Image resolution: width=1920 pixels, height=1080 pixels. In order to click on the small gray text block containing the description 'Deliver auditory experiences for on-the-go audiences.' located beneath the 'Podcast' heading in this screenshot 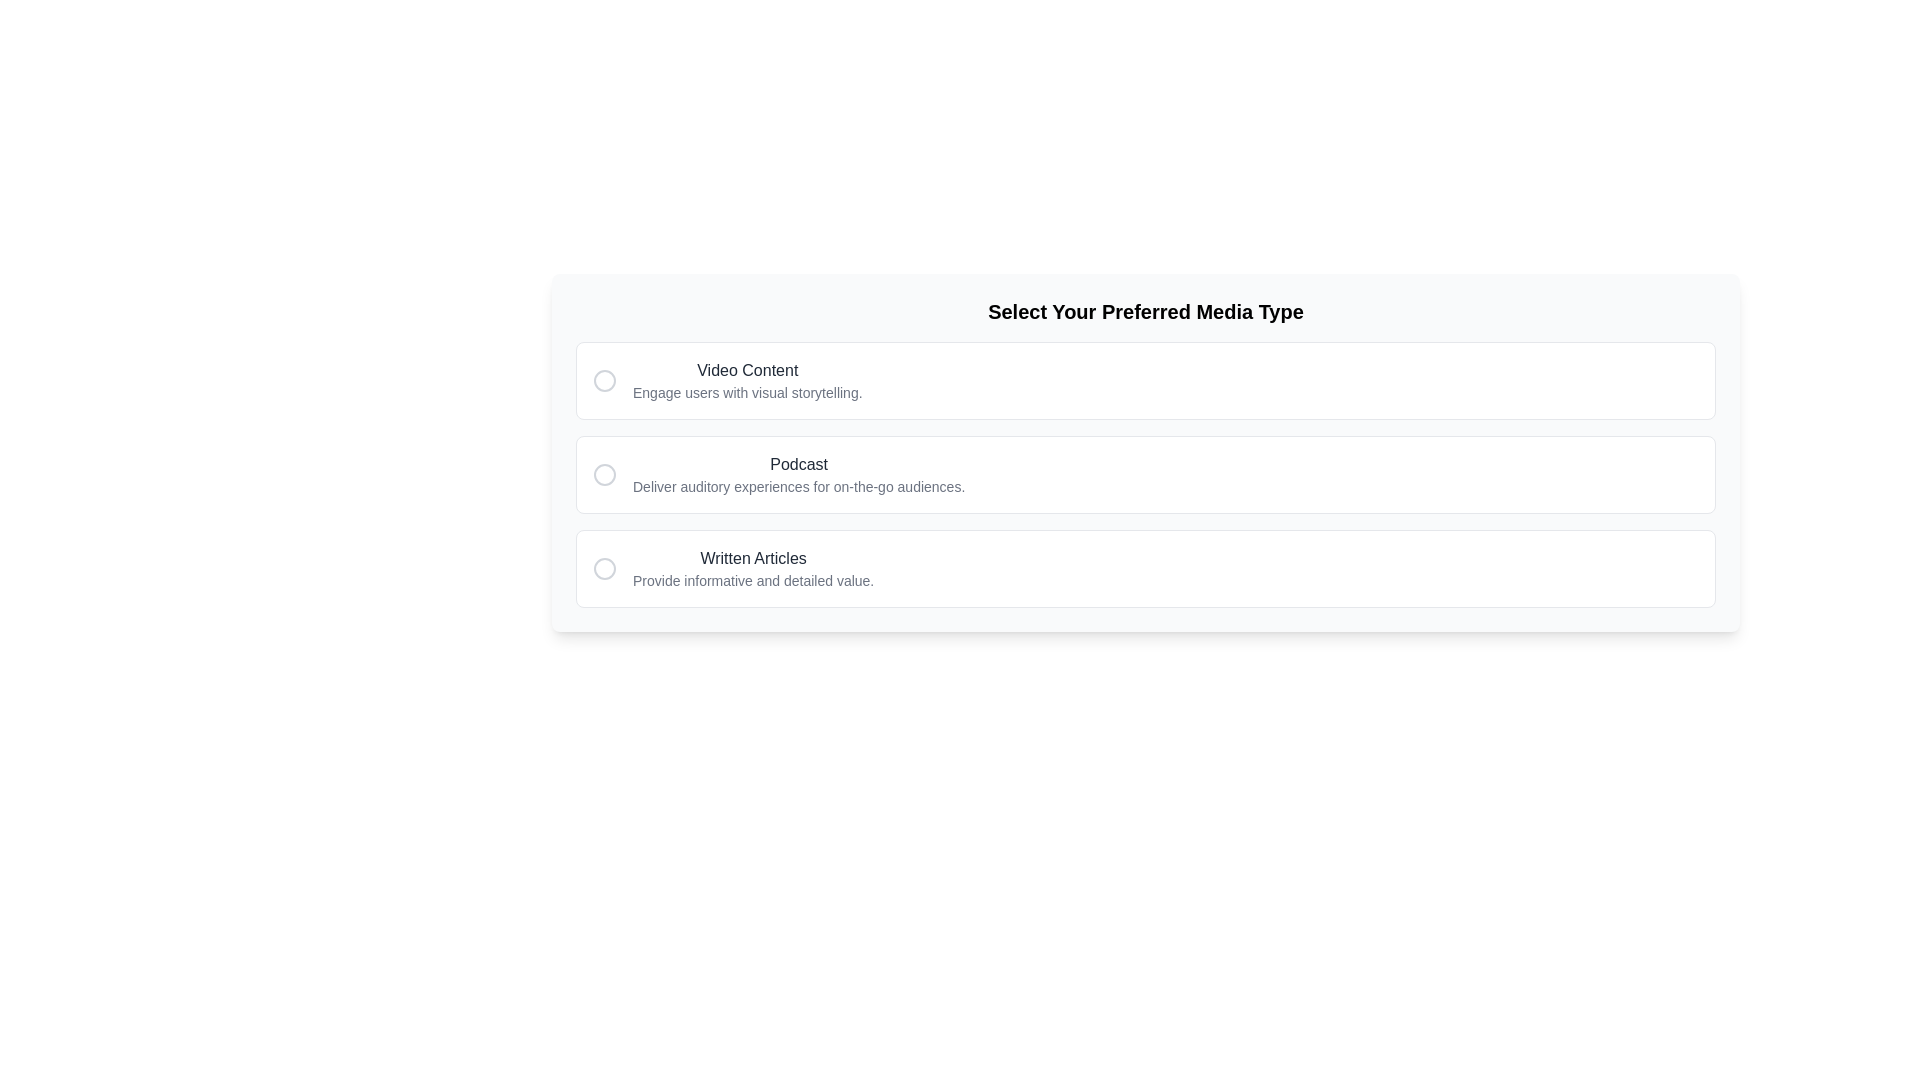, I will do `click(798, 486)`.